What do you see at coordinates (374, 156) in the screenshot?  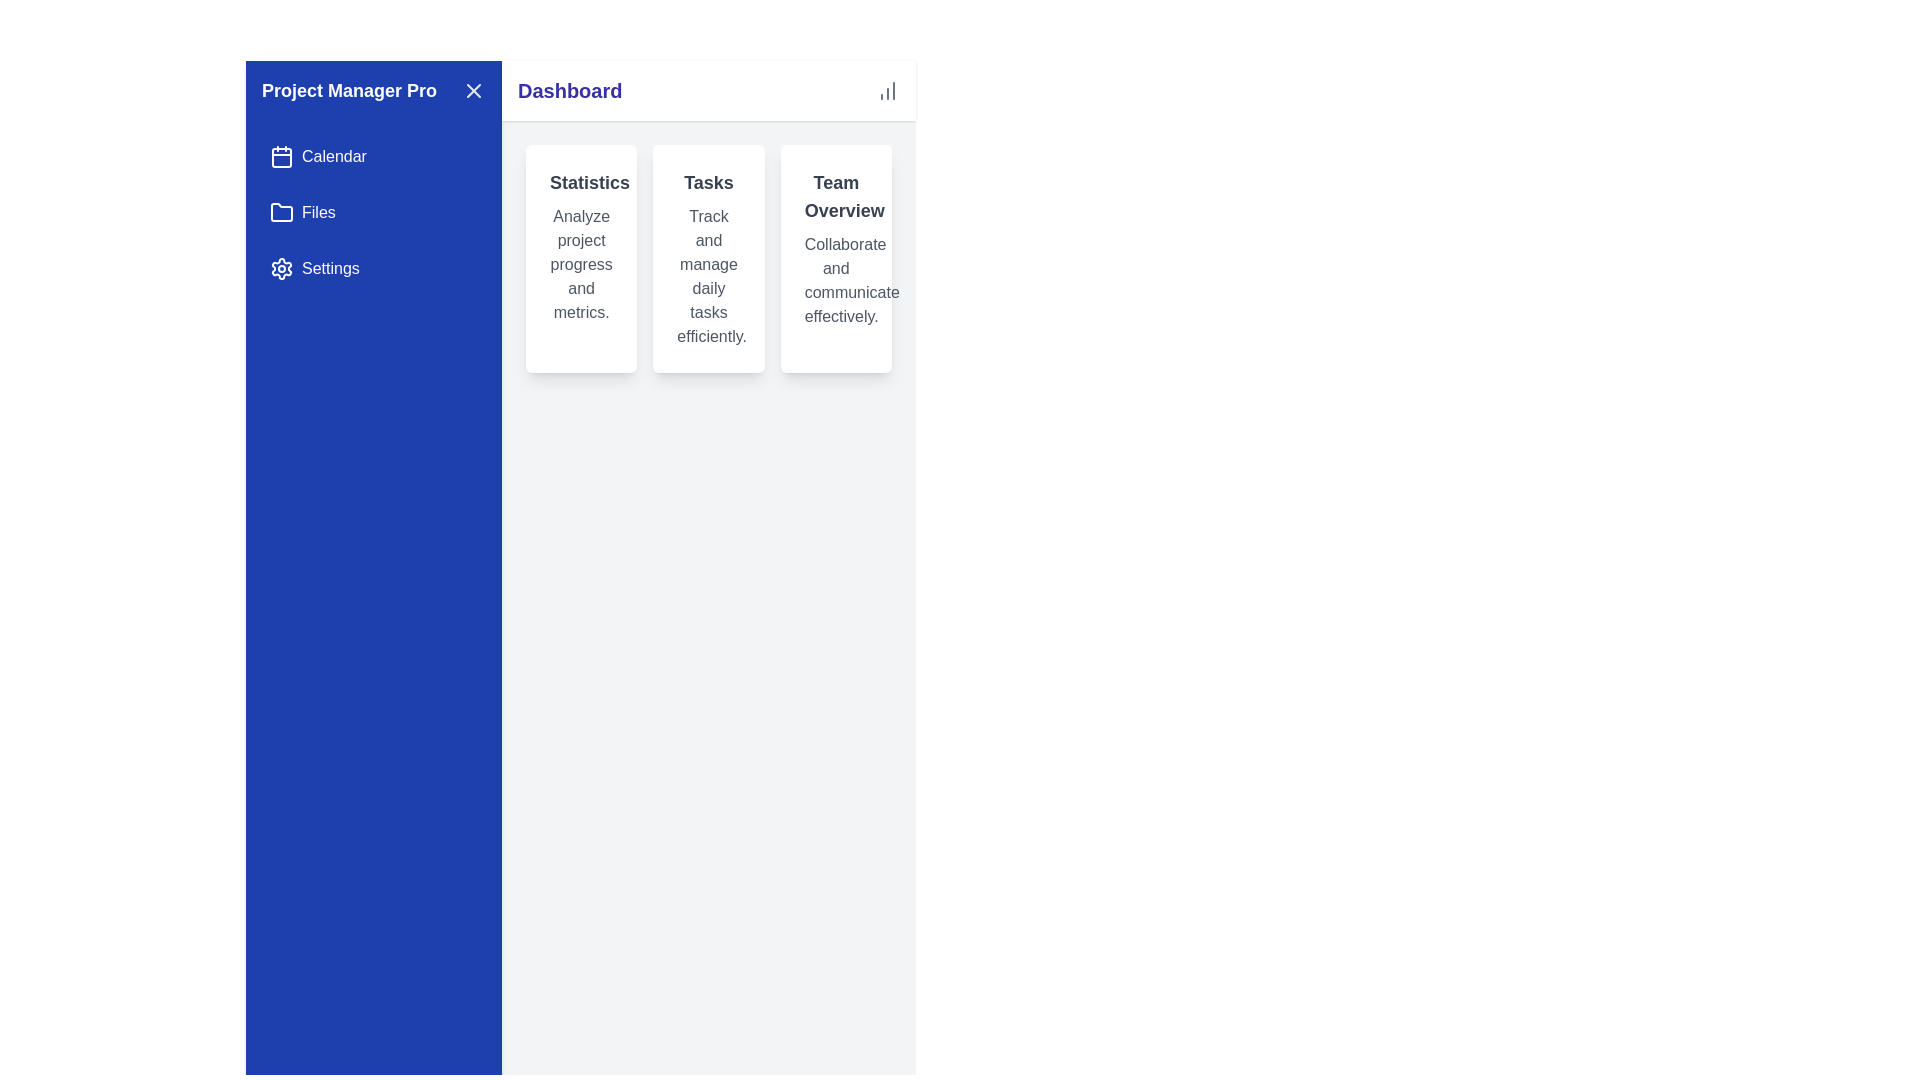 I see `the first navigation button in the vertical menu` at bounding box center [374, 156].